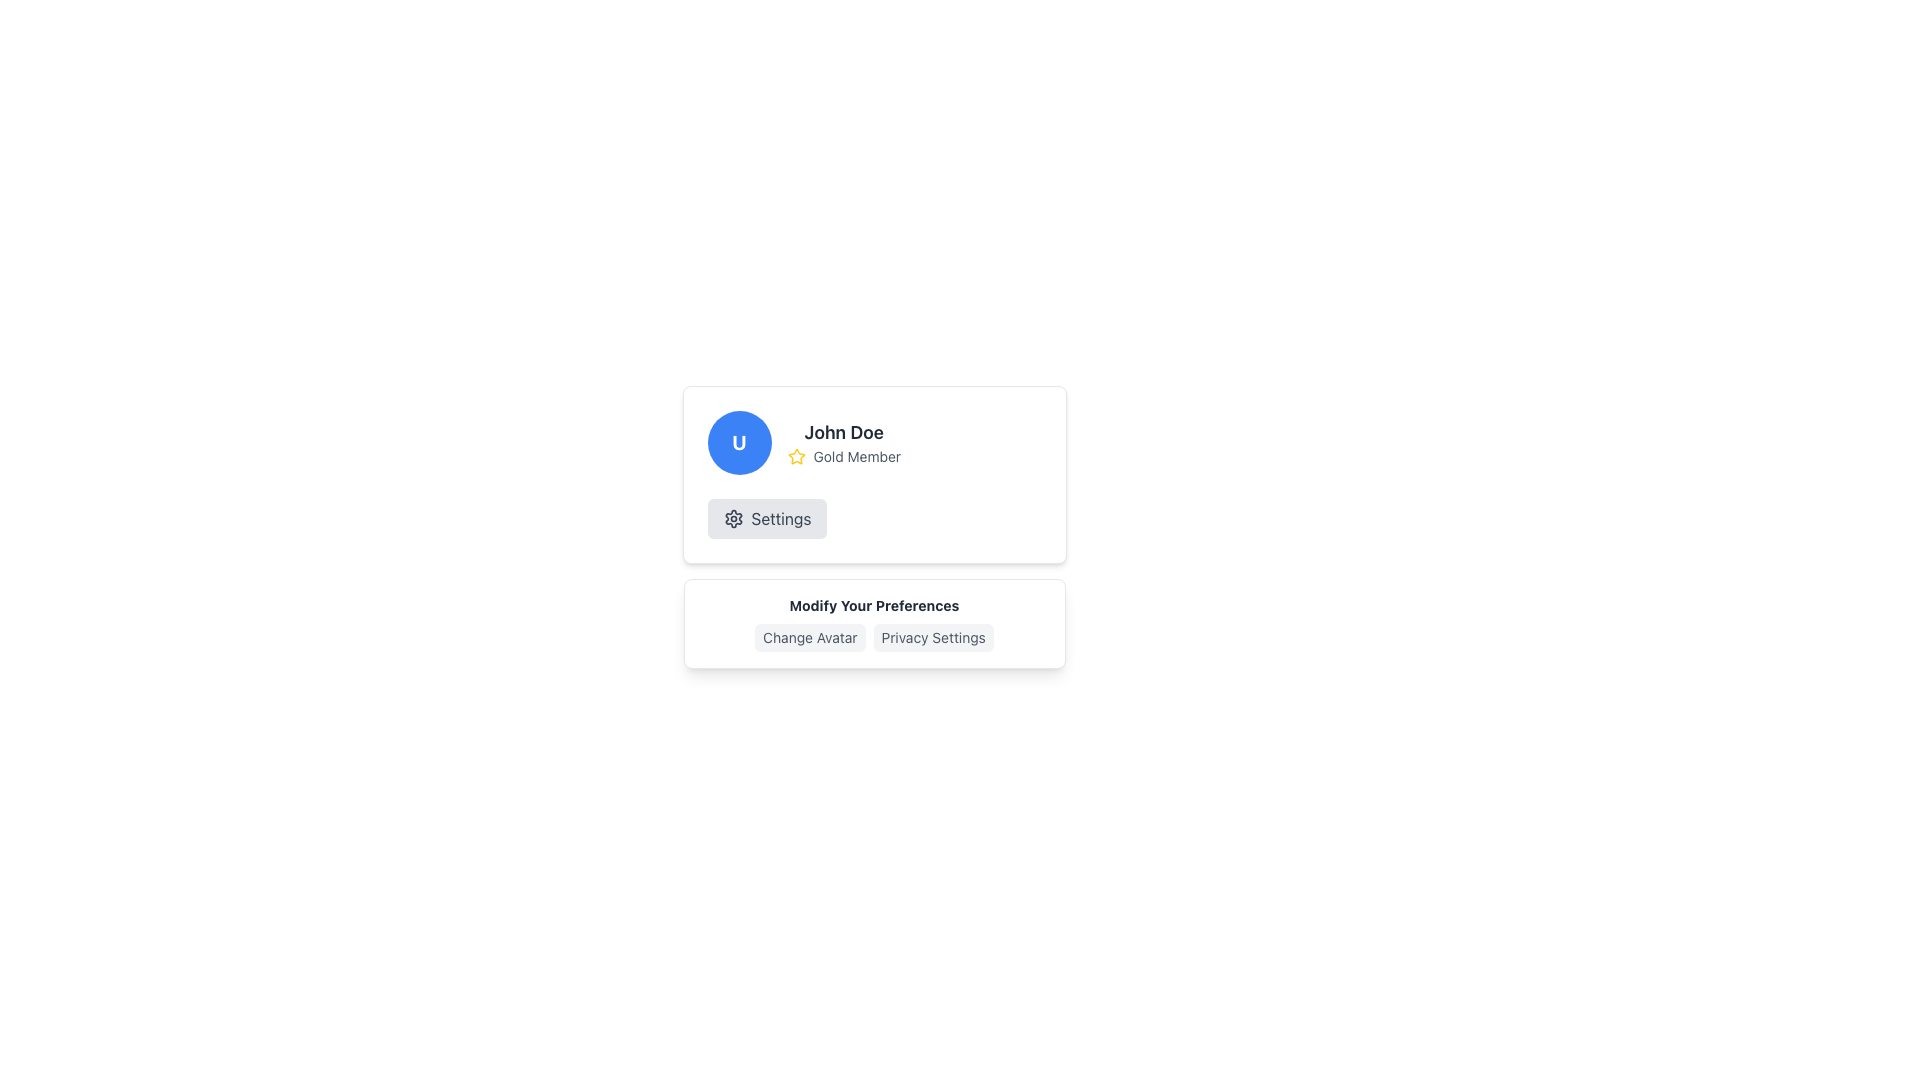  Describe the element at coordinates (844, 431) in the screenshot. I see `the 'John Doe' text label which is styled in bold and larger font, indicating emphasis on the name within the user profile card` at that location.